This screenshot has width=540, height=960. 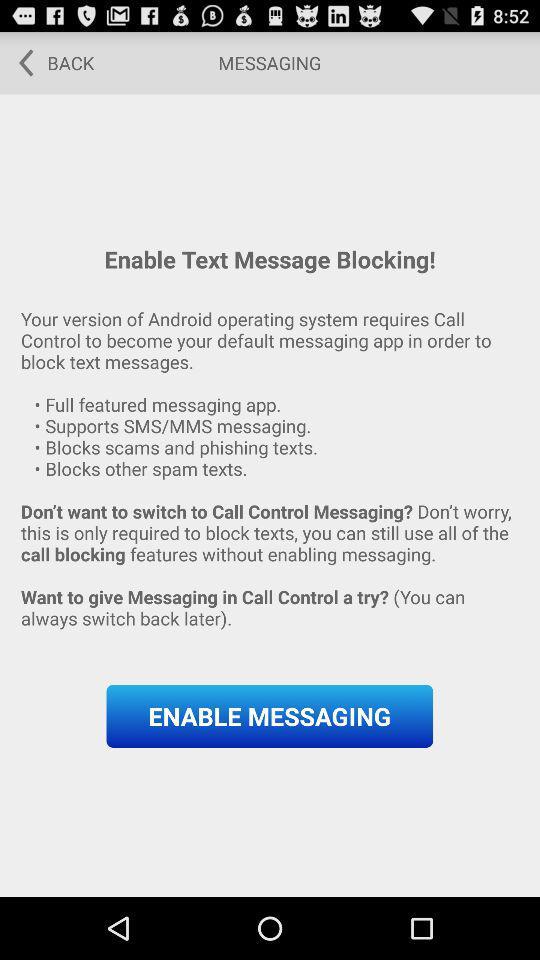 What do you see at coordinates (269, 716) in the screenshot?
I see `button at the bottom` at bounding box center [269, 716].